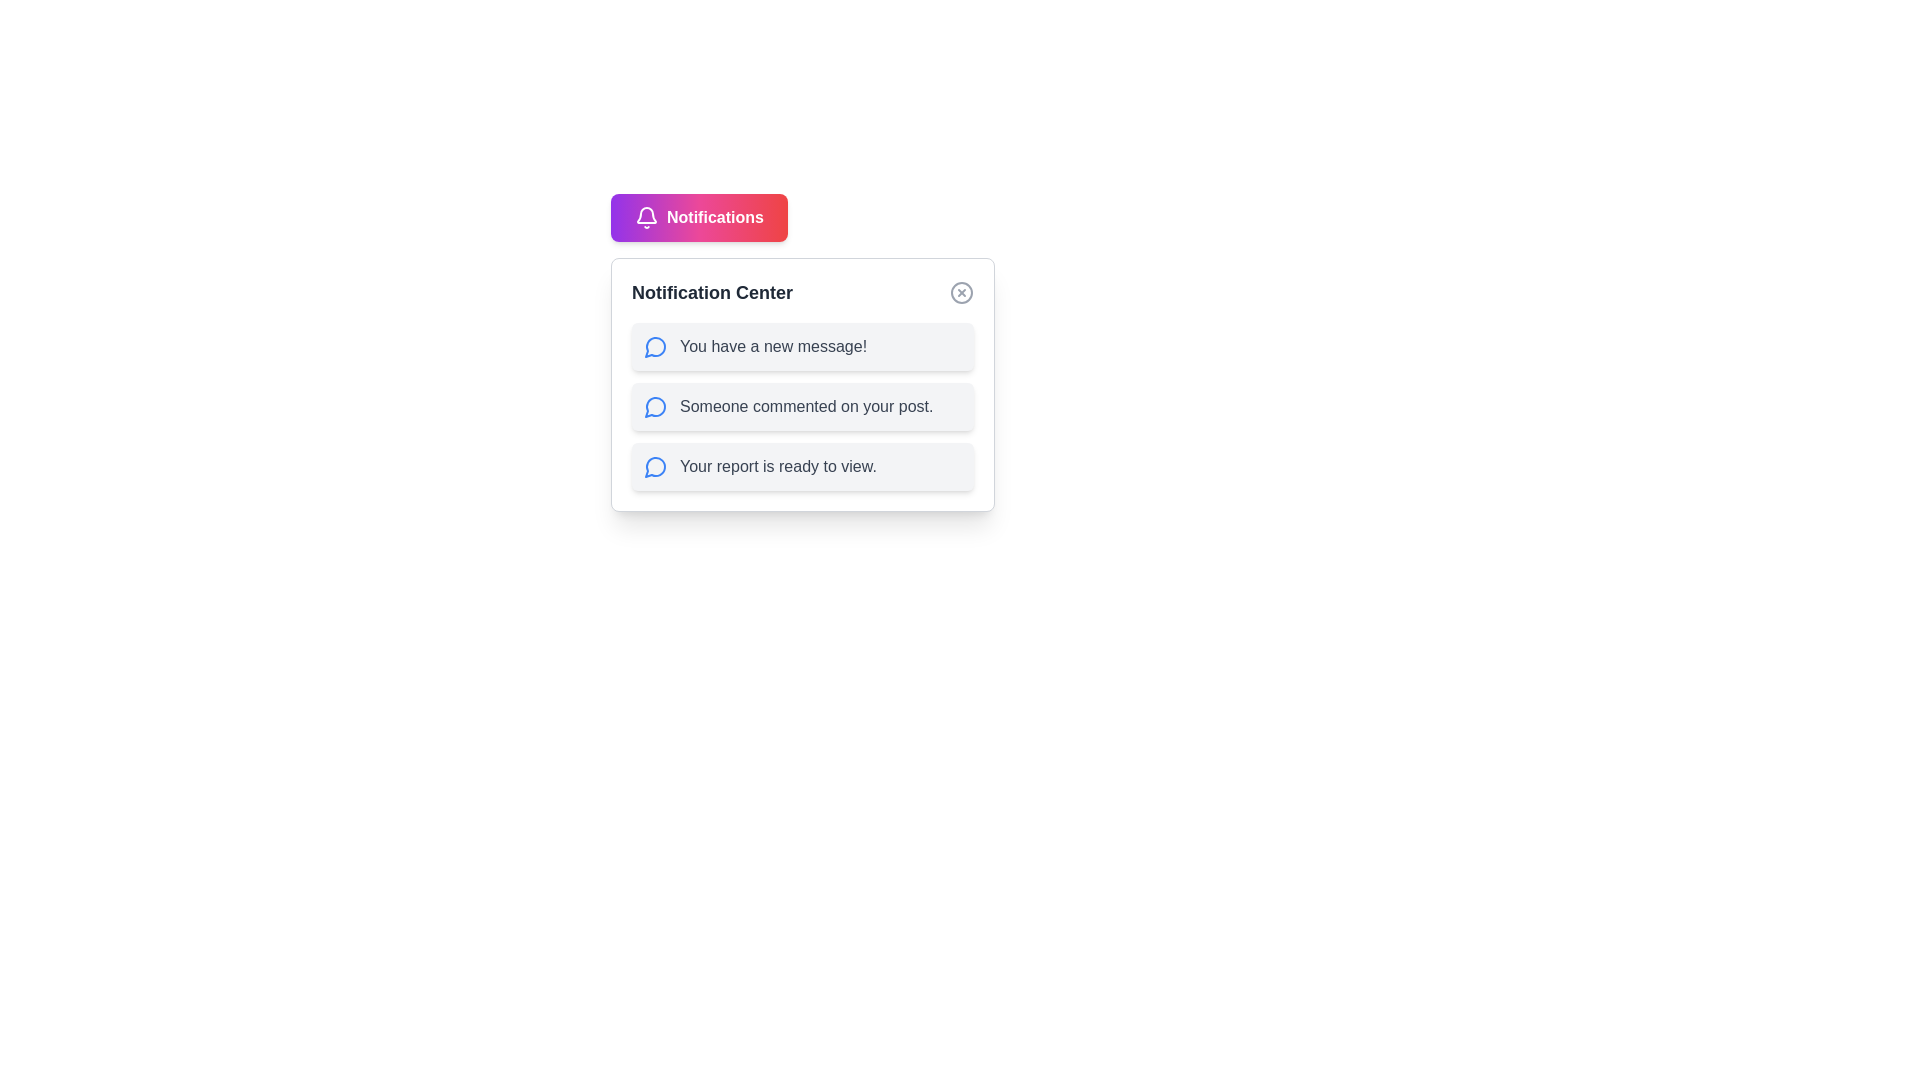 Image resolution: width=1920 pixels, height=1080 pixels. I want to click on the message notification icon located on the left side of the notification item that reads 'Your report is ready, so click(656, 466).